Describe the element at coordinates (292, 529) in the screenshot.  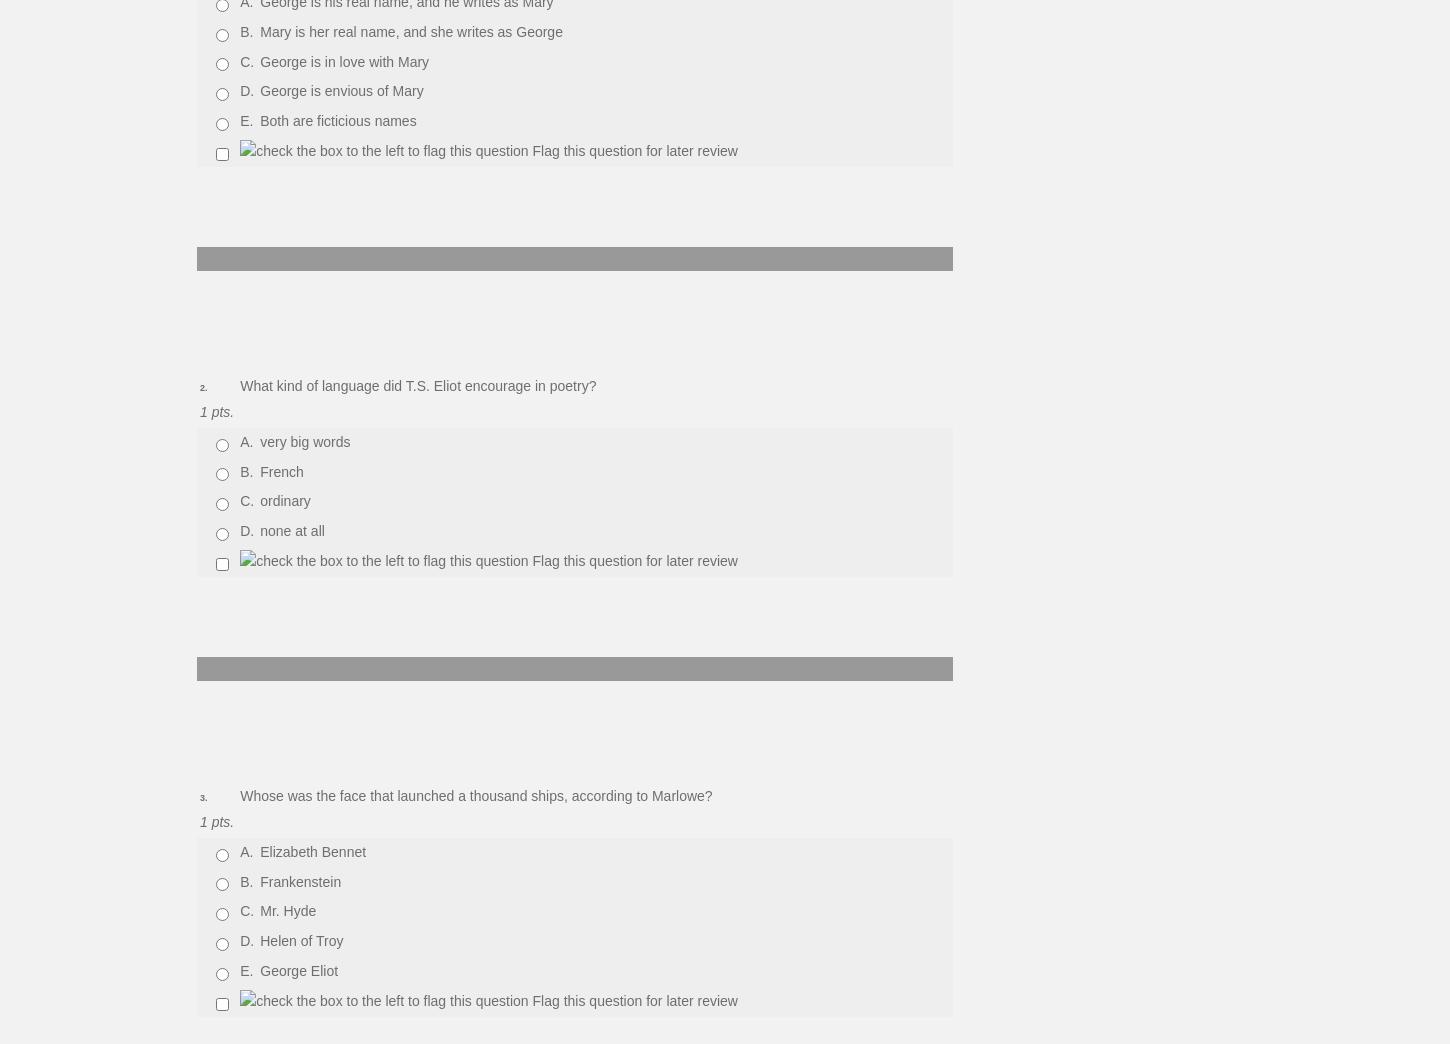
I see `'none at all'` at that location.